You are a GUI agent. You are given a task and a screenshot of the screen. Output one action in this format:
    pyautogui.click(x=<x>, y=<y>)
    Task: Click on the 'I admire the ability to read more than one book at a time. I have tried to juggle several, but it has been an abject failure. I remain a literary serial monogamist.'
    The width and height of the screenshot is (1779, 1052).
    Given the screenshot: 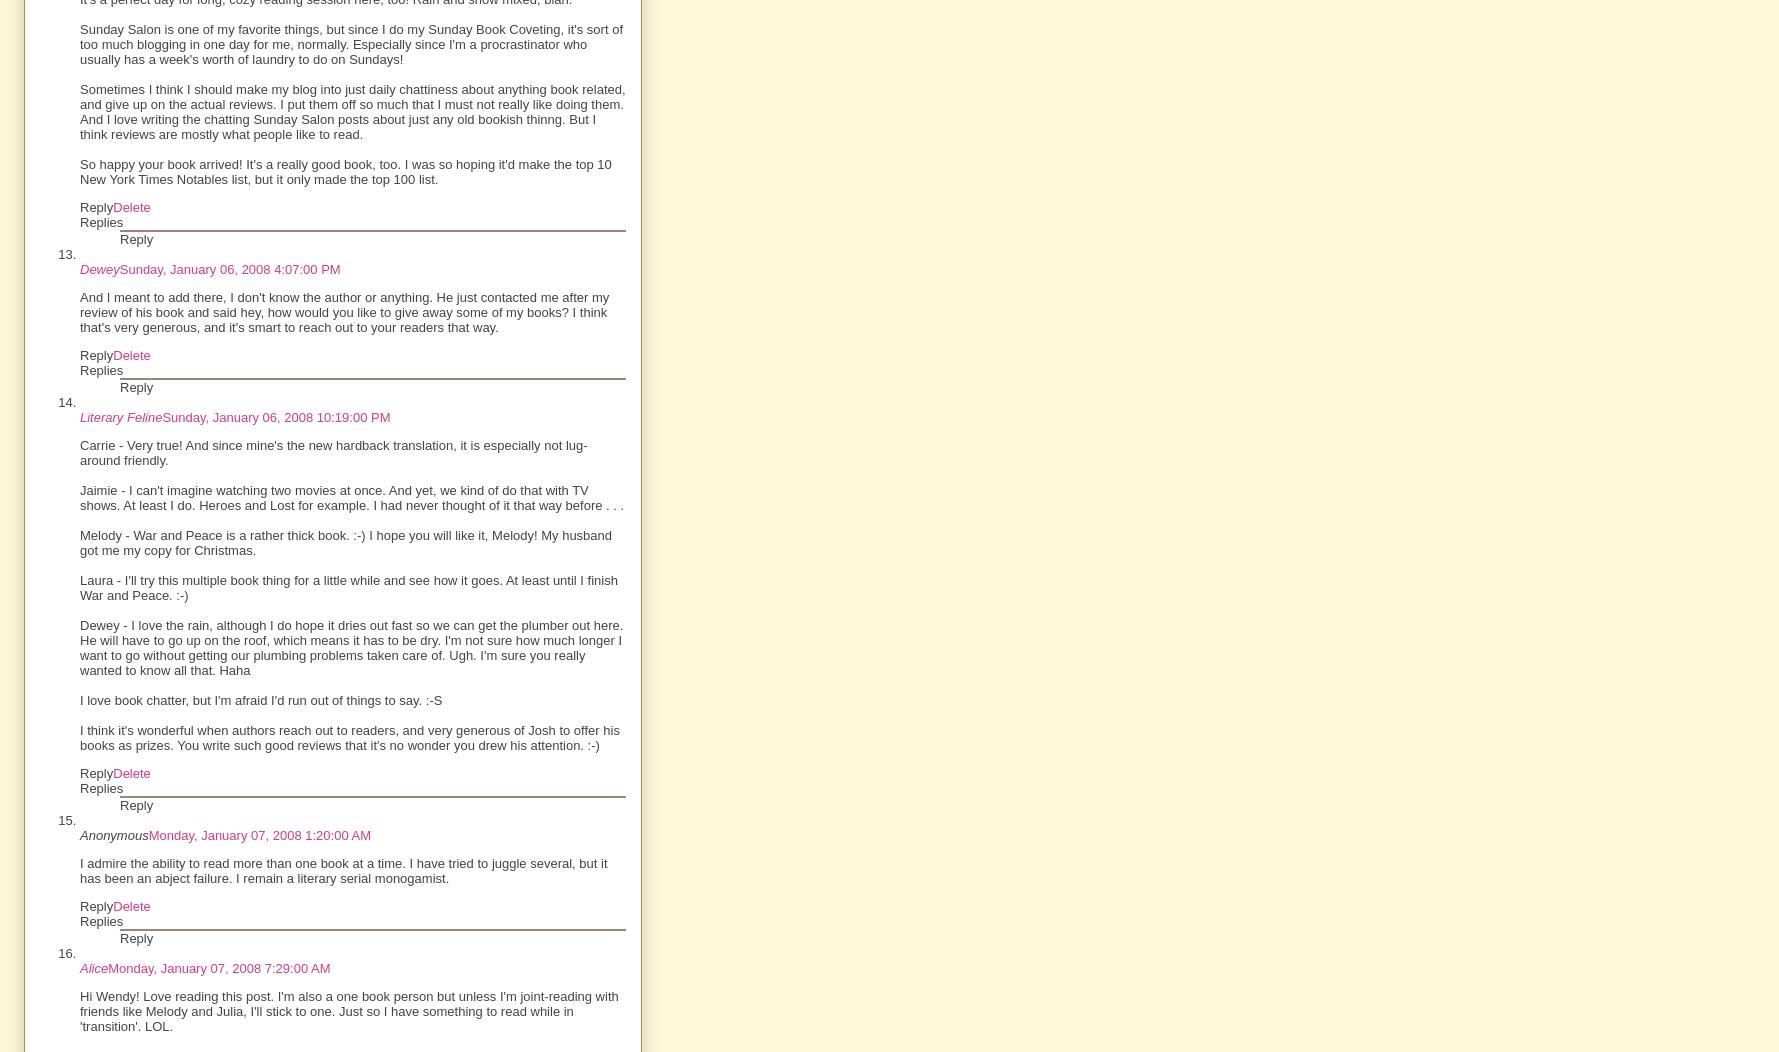 What is the action you would take?
    pyautogui.click(x=79, y=869)
    